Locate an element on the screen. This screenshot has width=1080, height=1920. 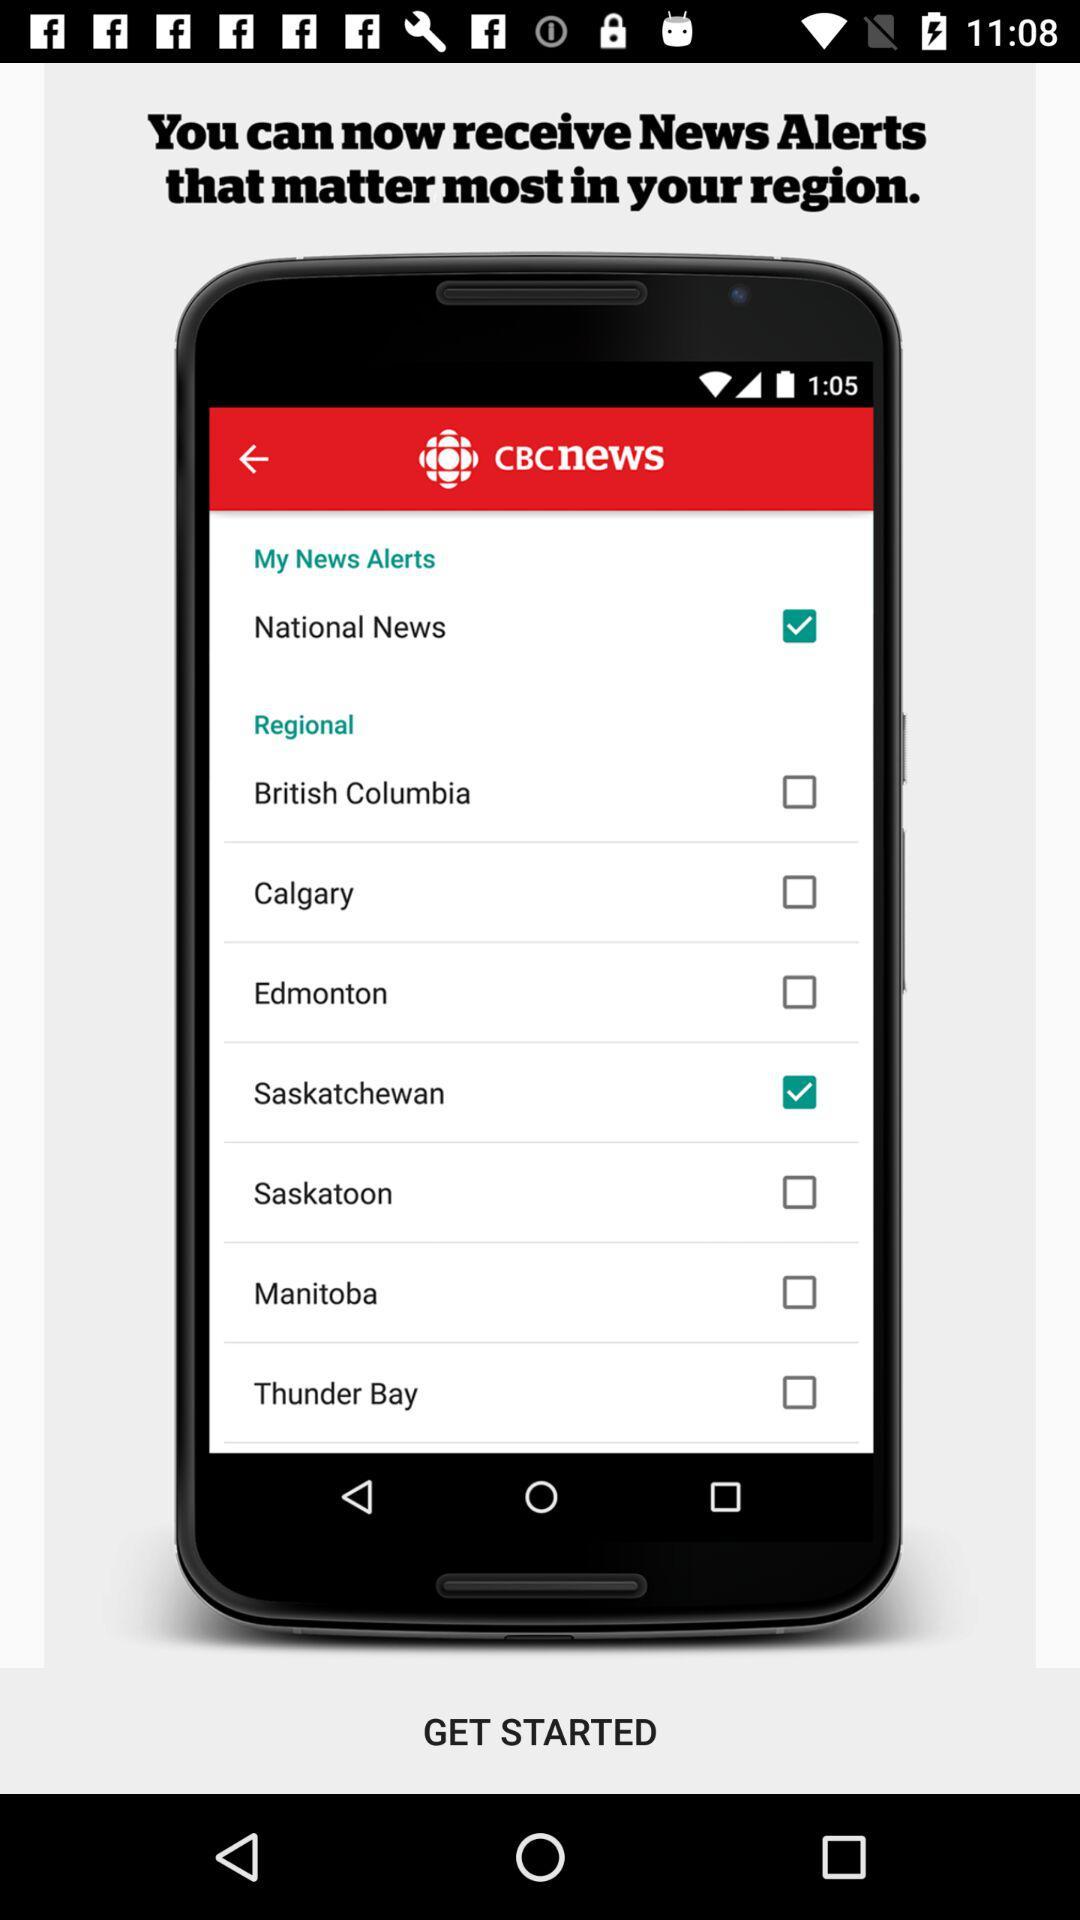
get started button is located at coordinates (540, 1730).